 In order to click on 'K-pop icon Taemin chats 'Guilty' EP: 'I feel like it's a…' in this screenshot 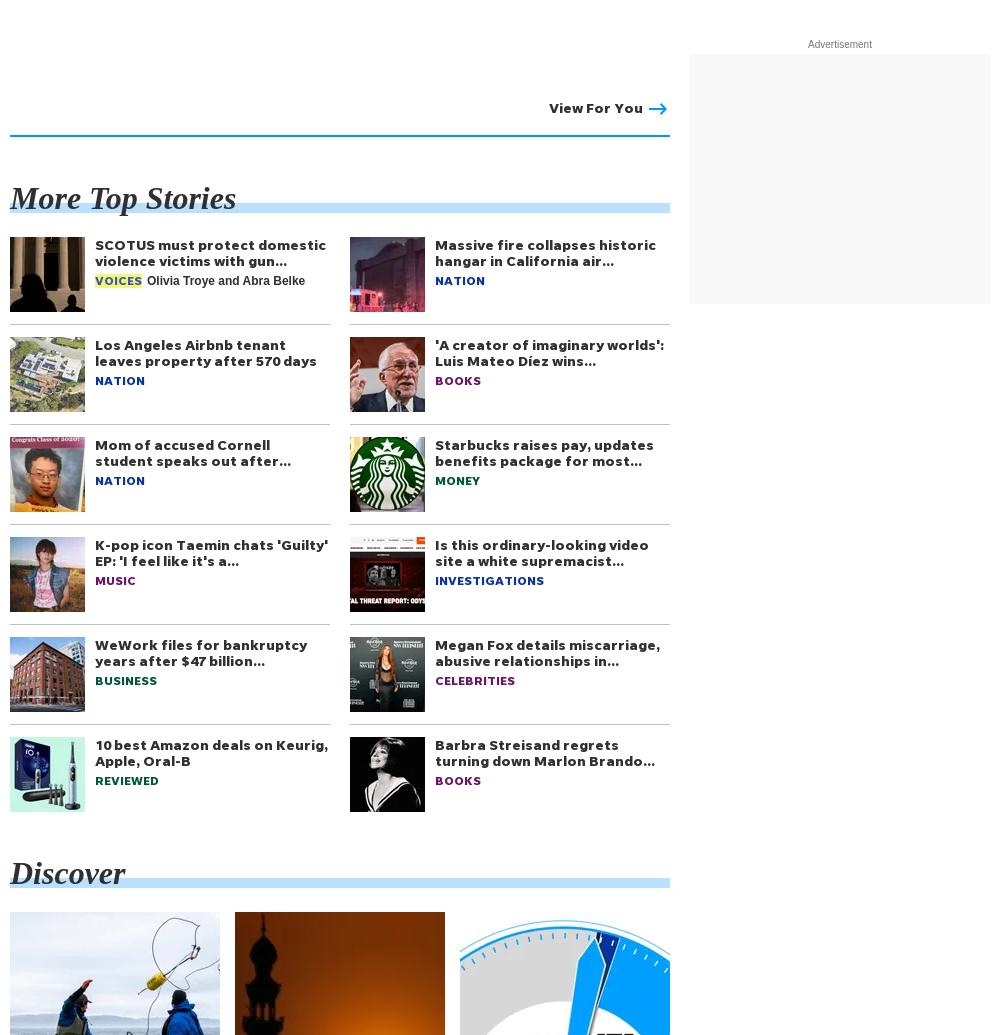, I will do `click(94, 551)`.